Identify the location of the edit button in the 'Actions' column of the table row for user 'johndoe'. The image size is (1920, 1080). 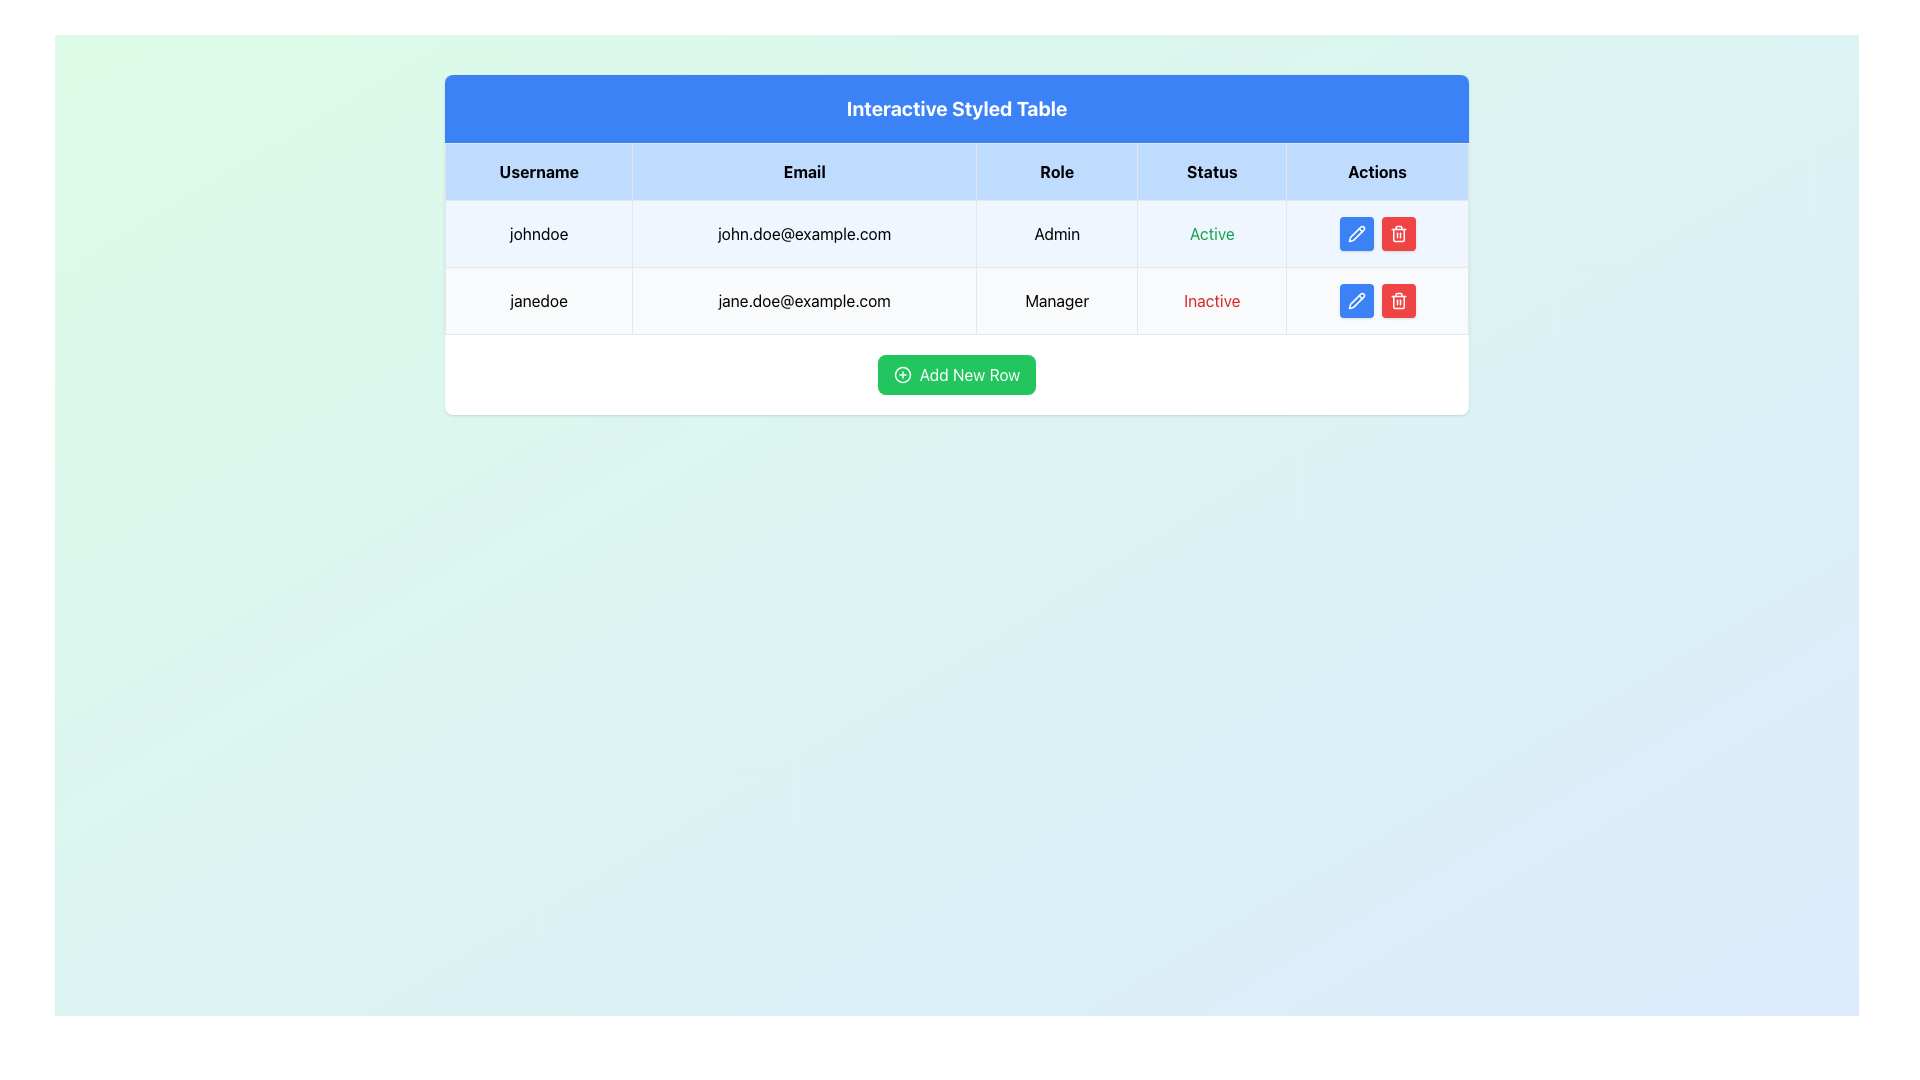
(1356, 233).